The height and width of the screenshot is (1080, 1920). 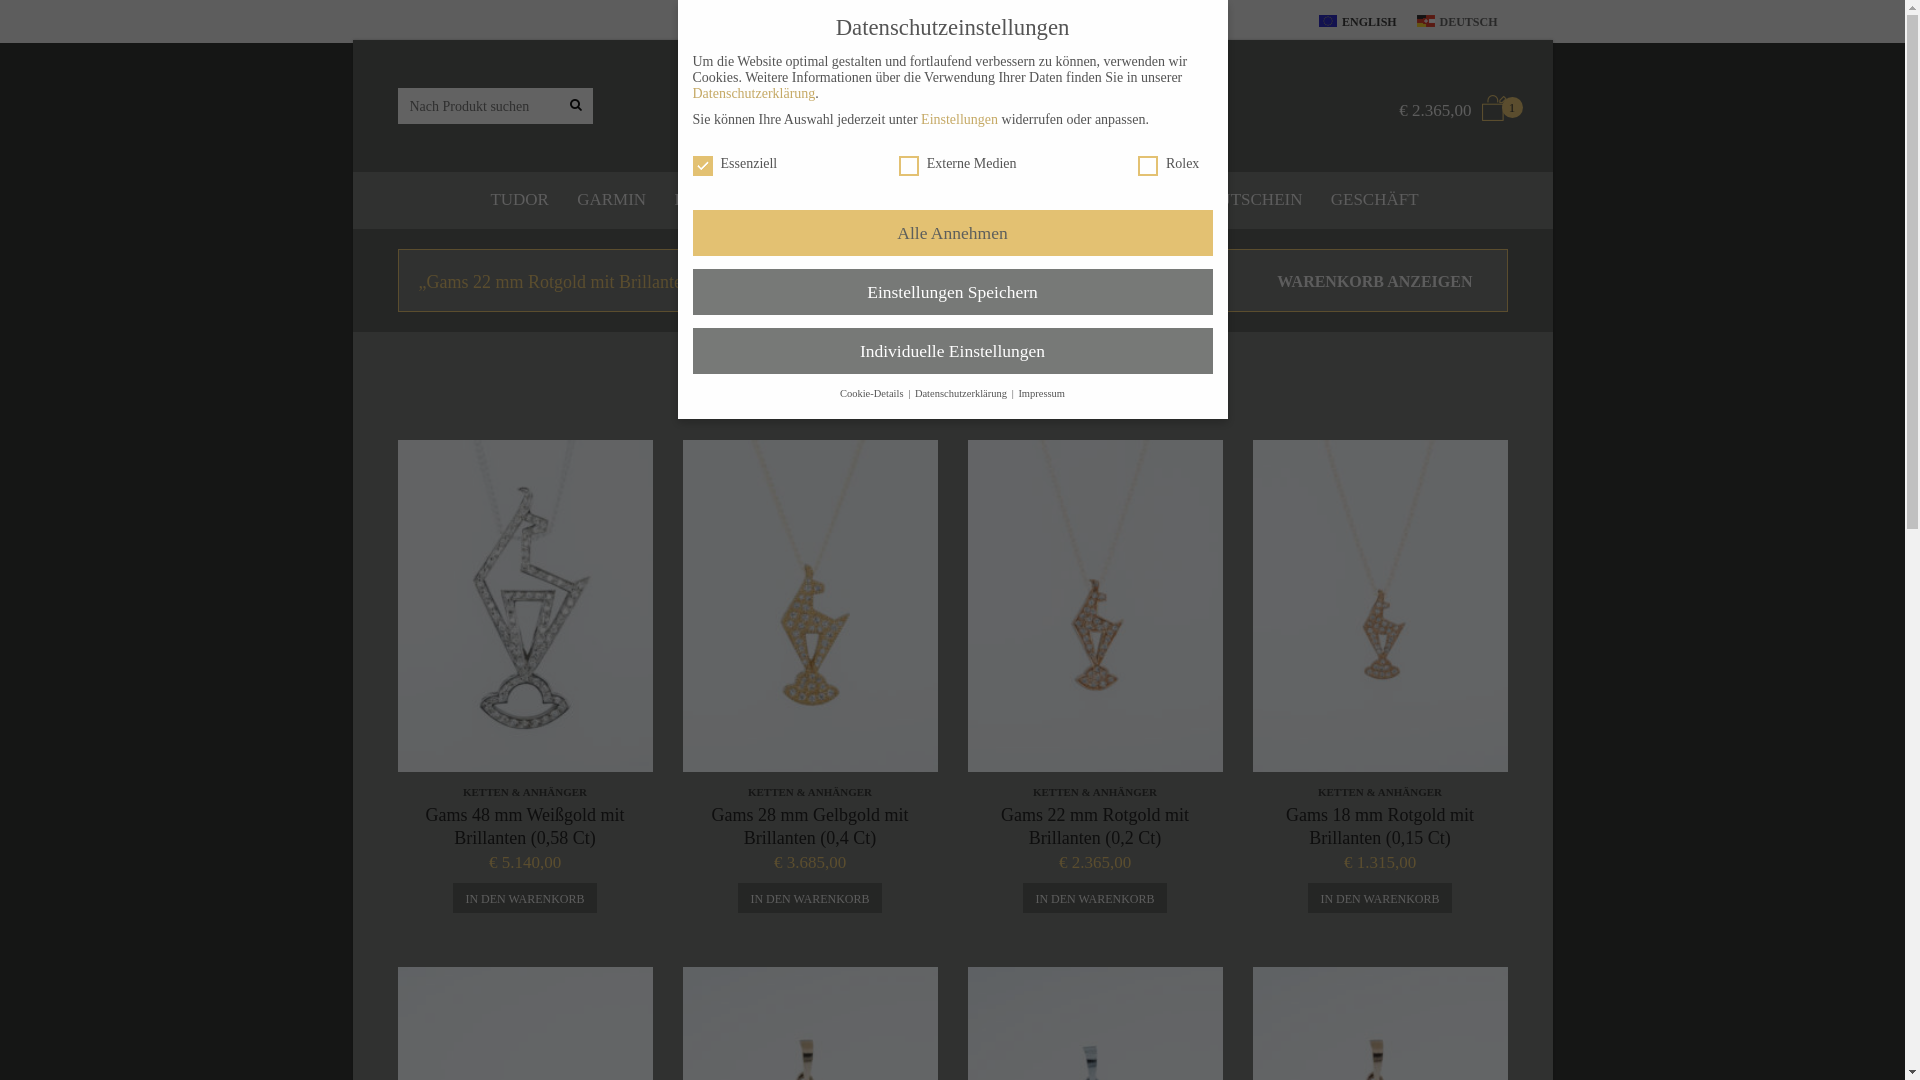 What do you see at coordinates (1040, 393) in the screenshot?
I see `'Impressum'` at bounding box center [1040, 393].